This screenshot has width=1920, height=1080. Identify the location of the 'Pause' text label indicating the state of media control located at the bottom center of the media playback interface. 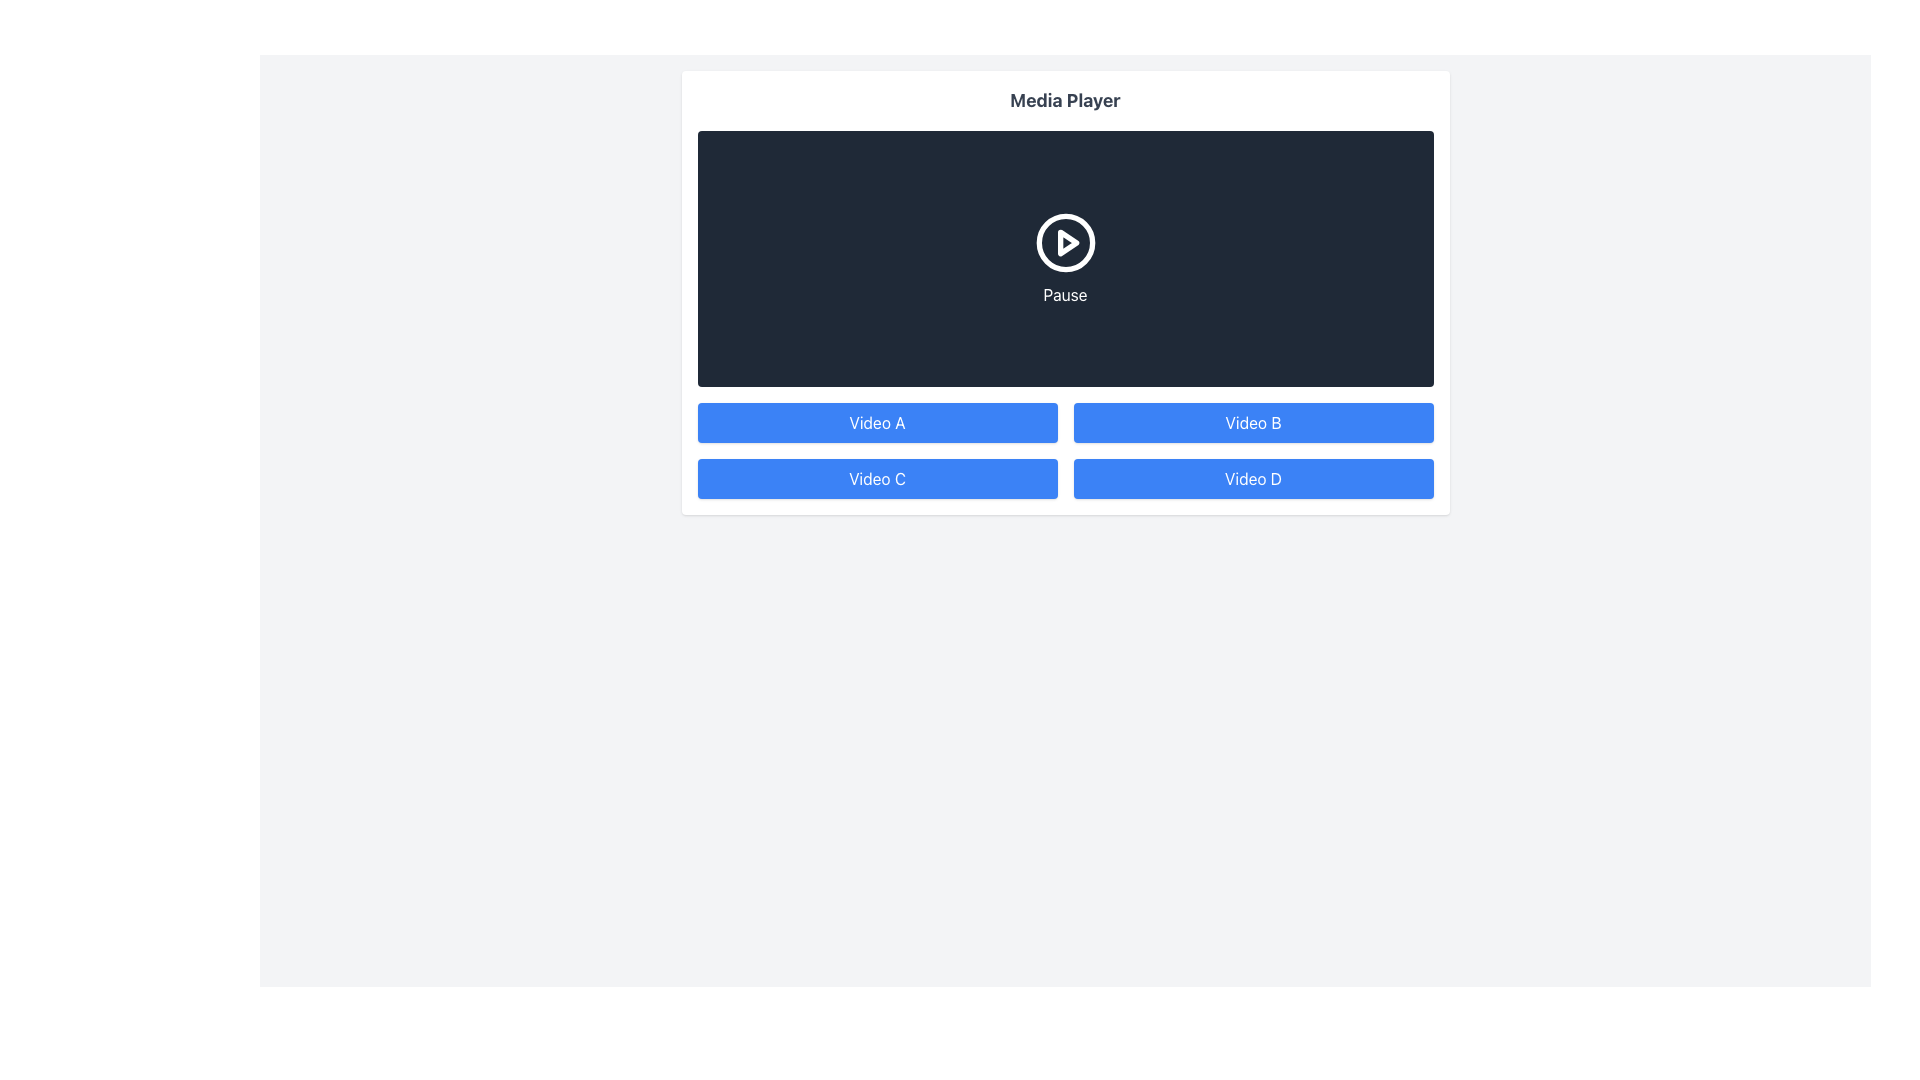
(1064, 294).